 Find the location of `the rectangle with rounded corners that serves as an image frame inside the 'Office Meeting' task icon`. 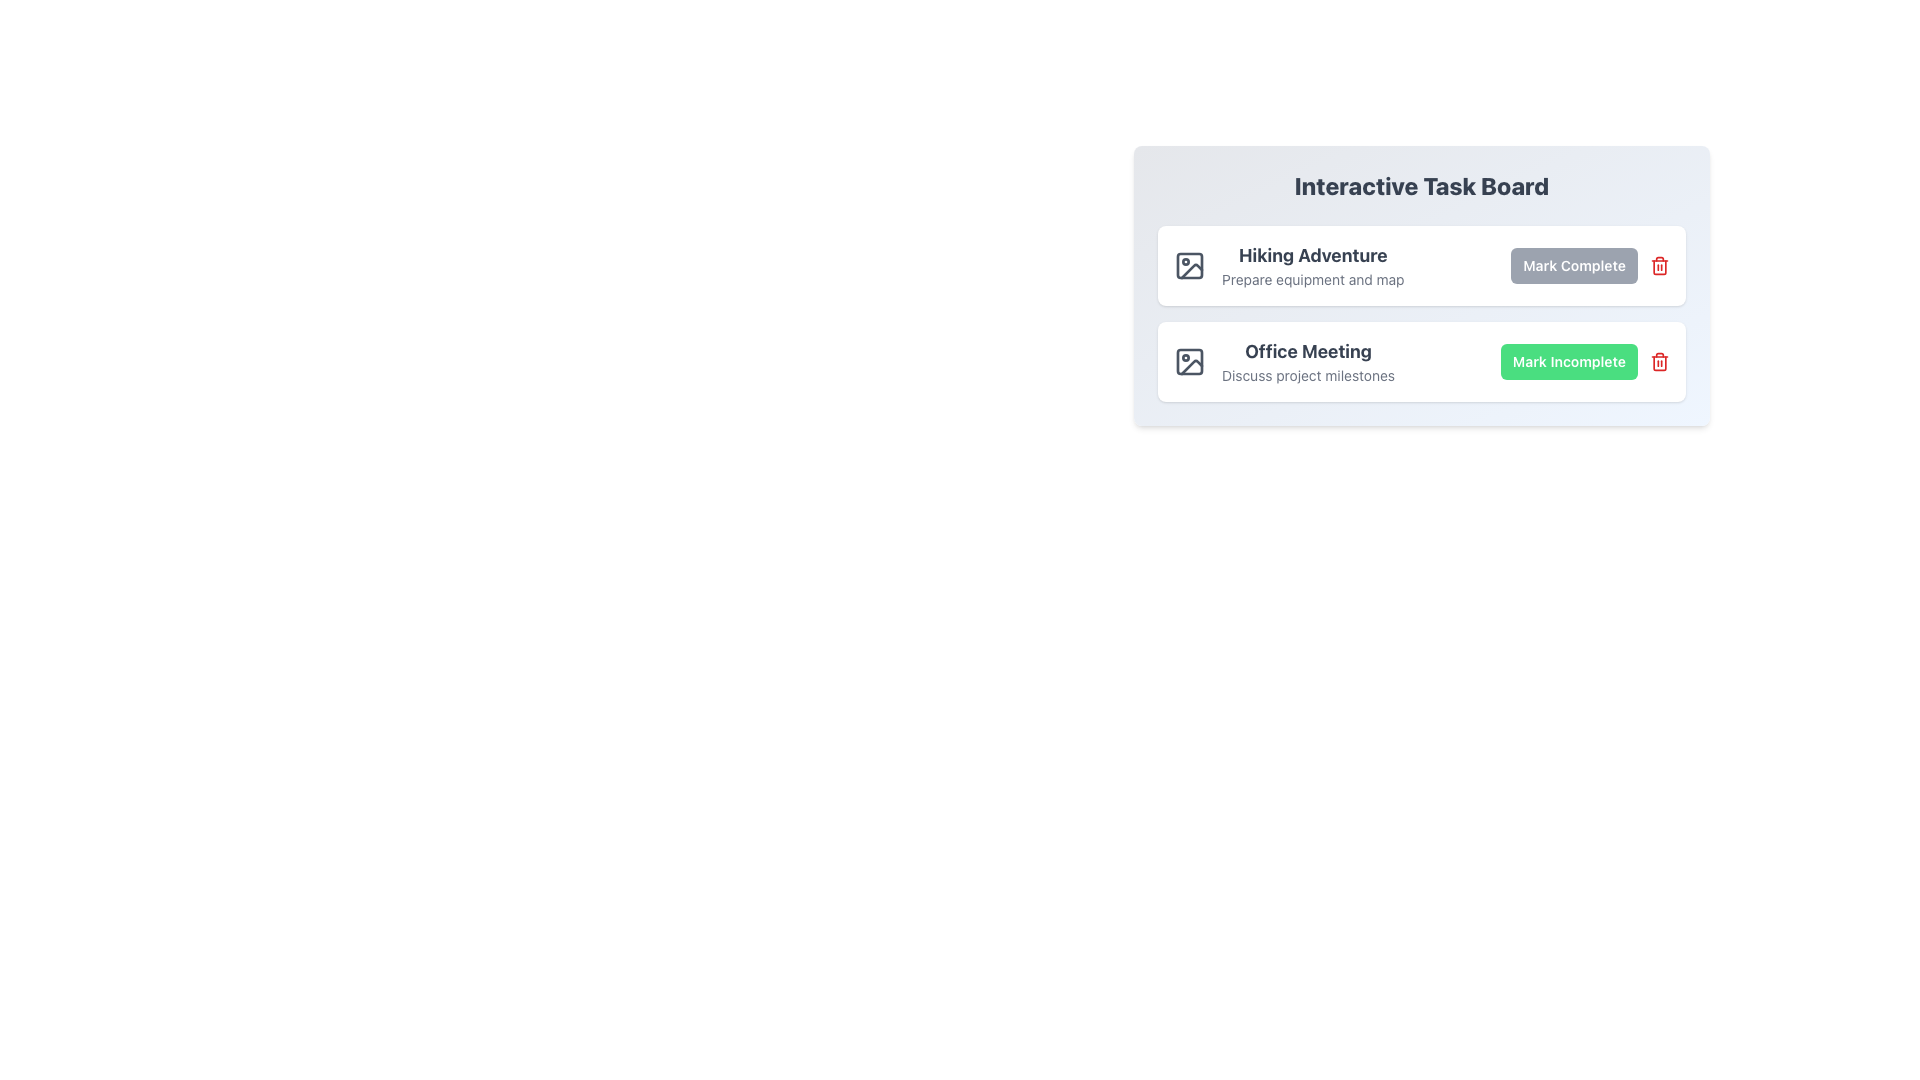

the rectangle with rounded corners that serves as an image frame inside the 'Office Meeting' task icon is located at coordinates (1190, 362).